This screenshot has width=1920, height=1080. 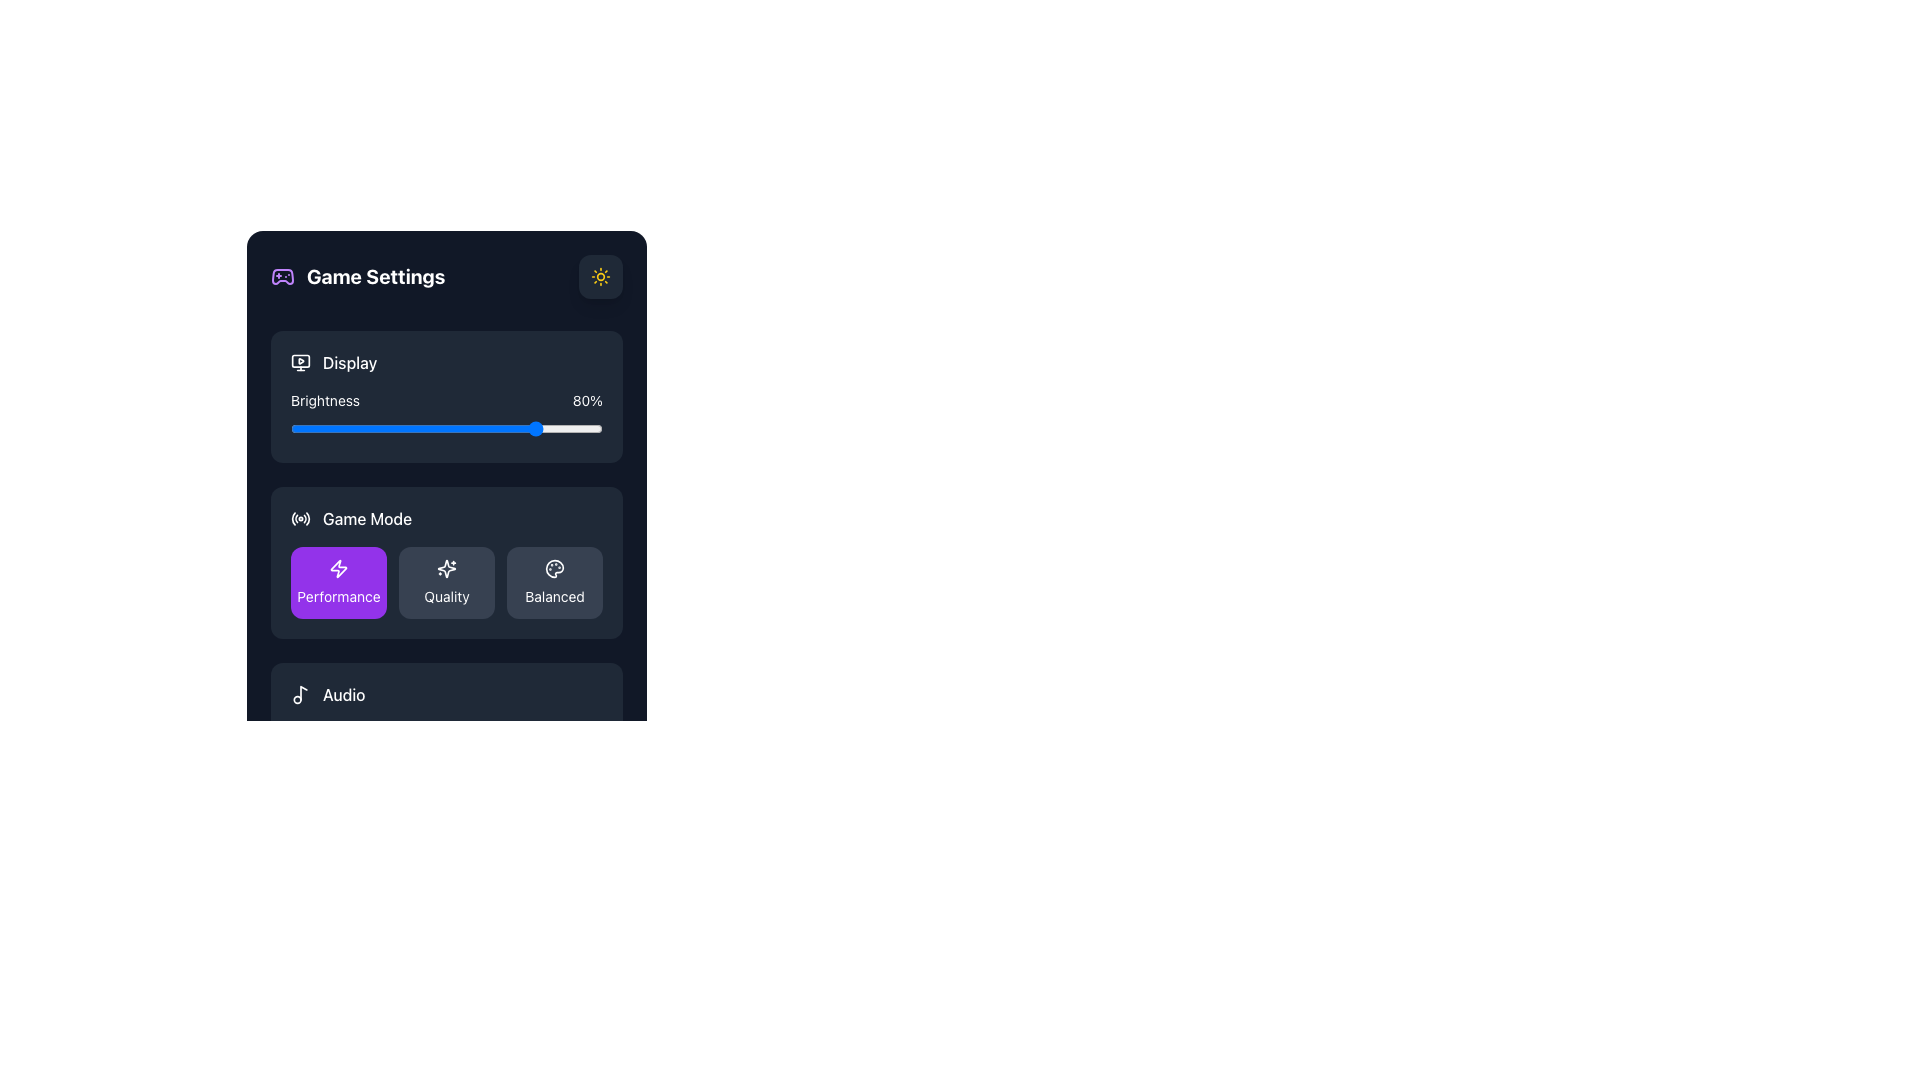 I want to click on the text label element displaying 'Quality', which is centrally aligned in the bottom half of the middle button in the 'Game Mode' row, so click(x=445, y=596).